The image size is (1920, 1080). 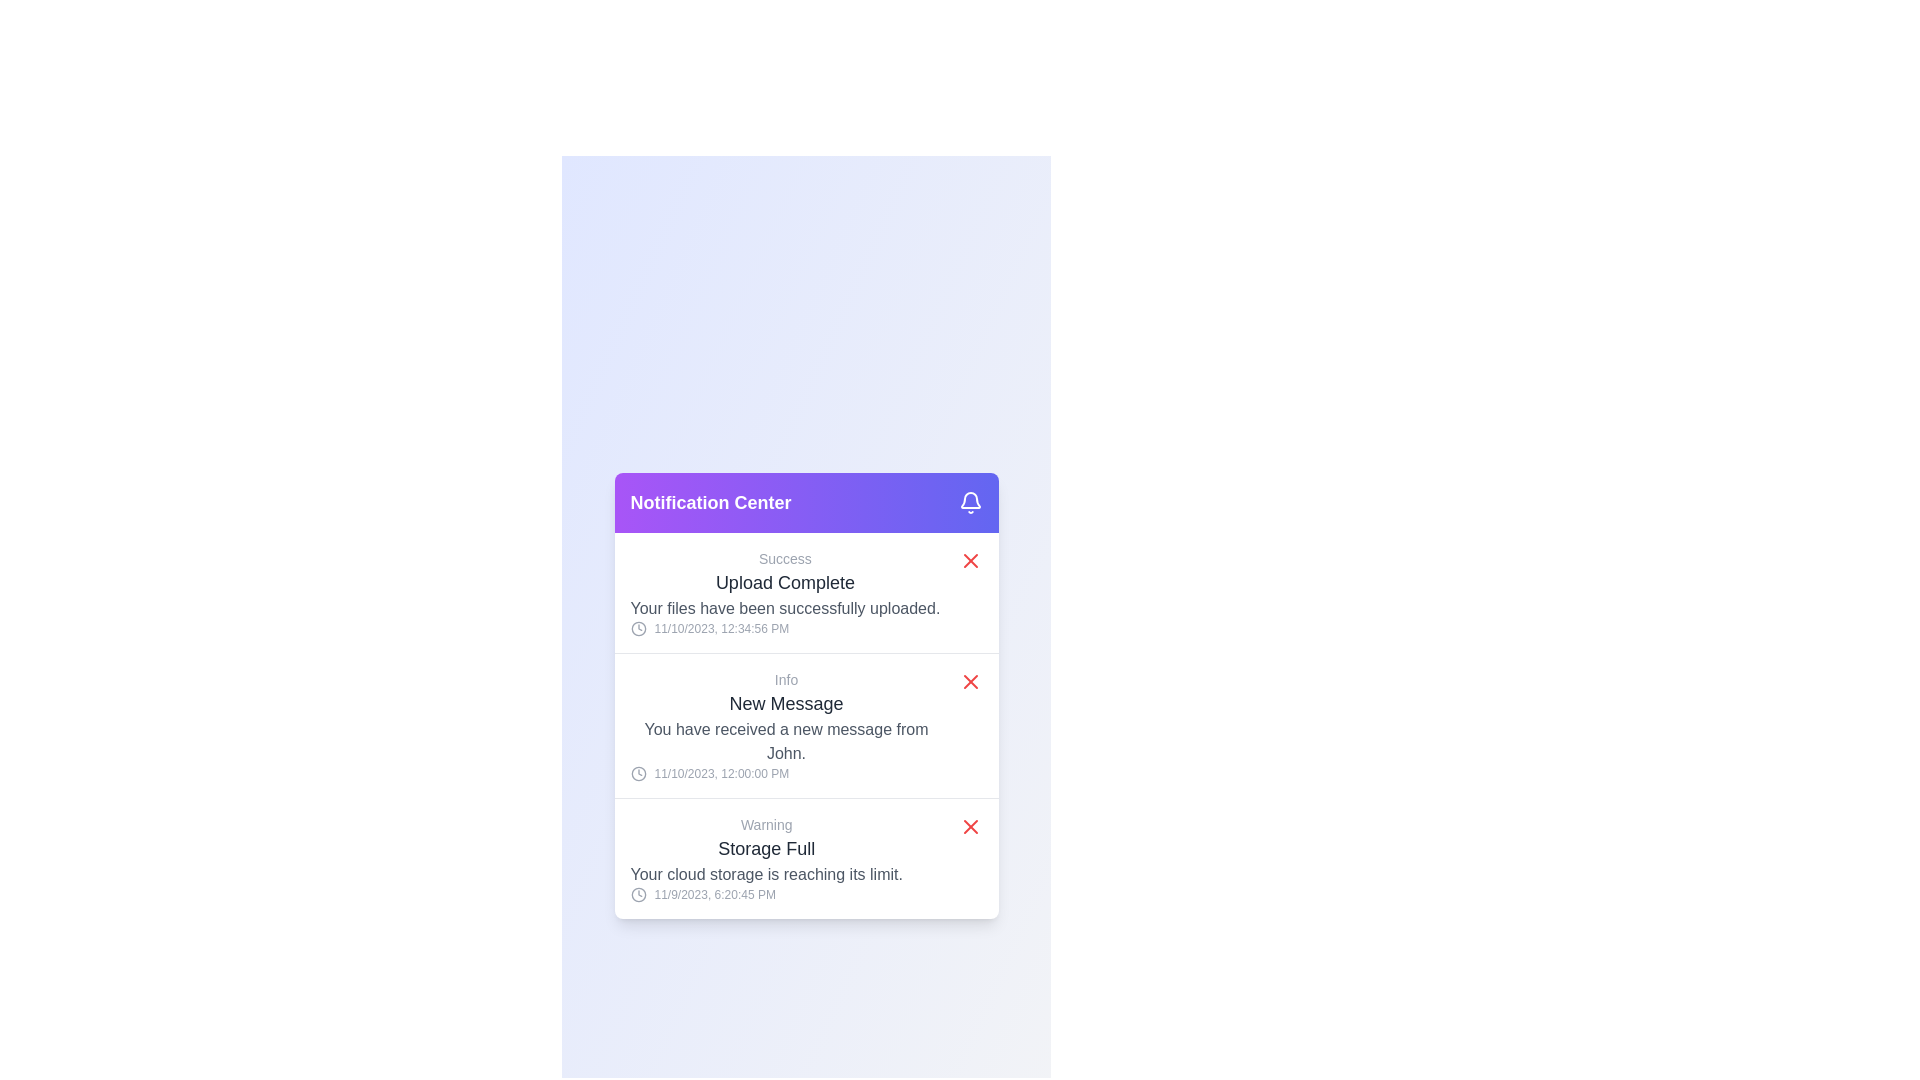 What do you see at coordinates (970, 499) in the screenshot?
I see `the notification bell icon located in the top-right corner of the purple header bar of the notification panel` at bounding box center [970, 499].